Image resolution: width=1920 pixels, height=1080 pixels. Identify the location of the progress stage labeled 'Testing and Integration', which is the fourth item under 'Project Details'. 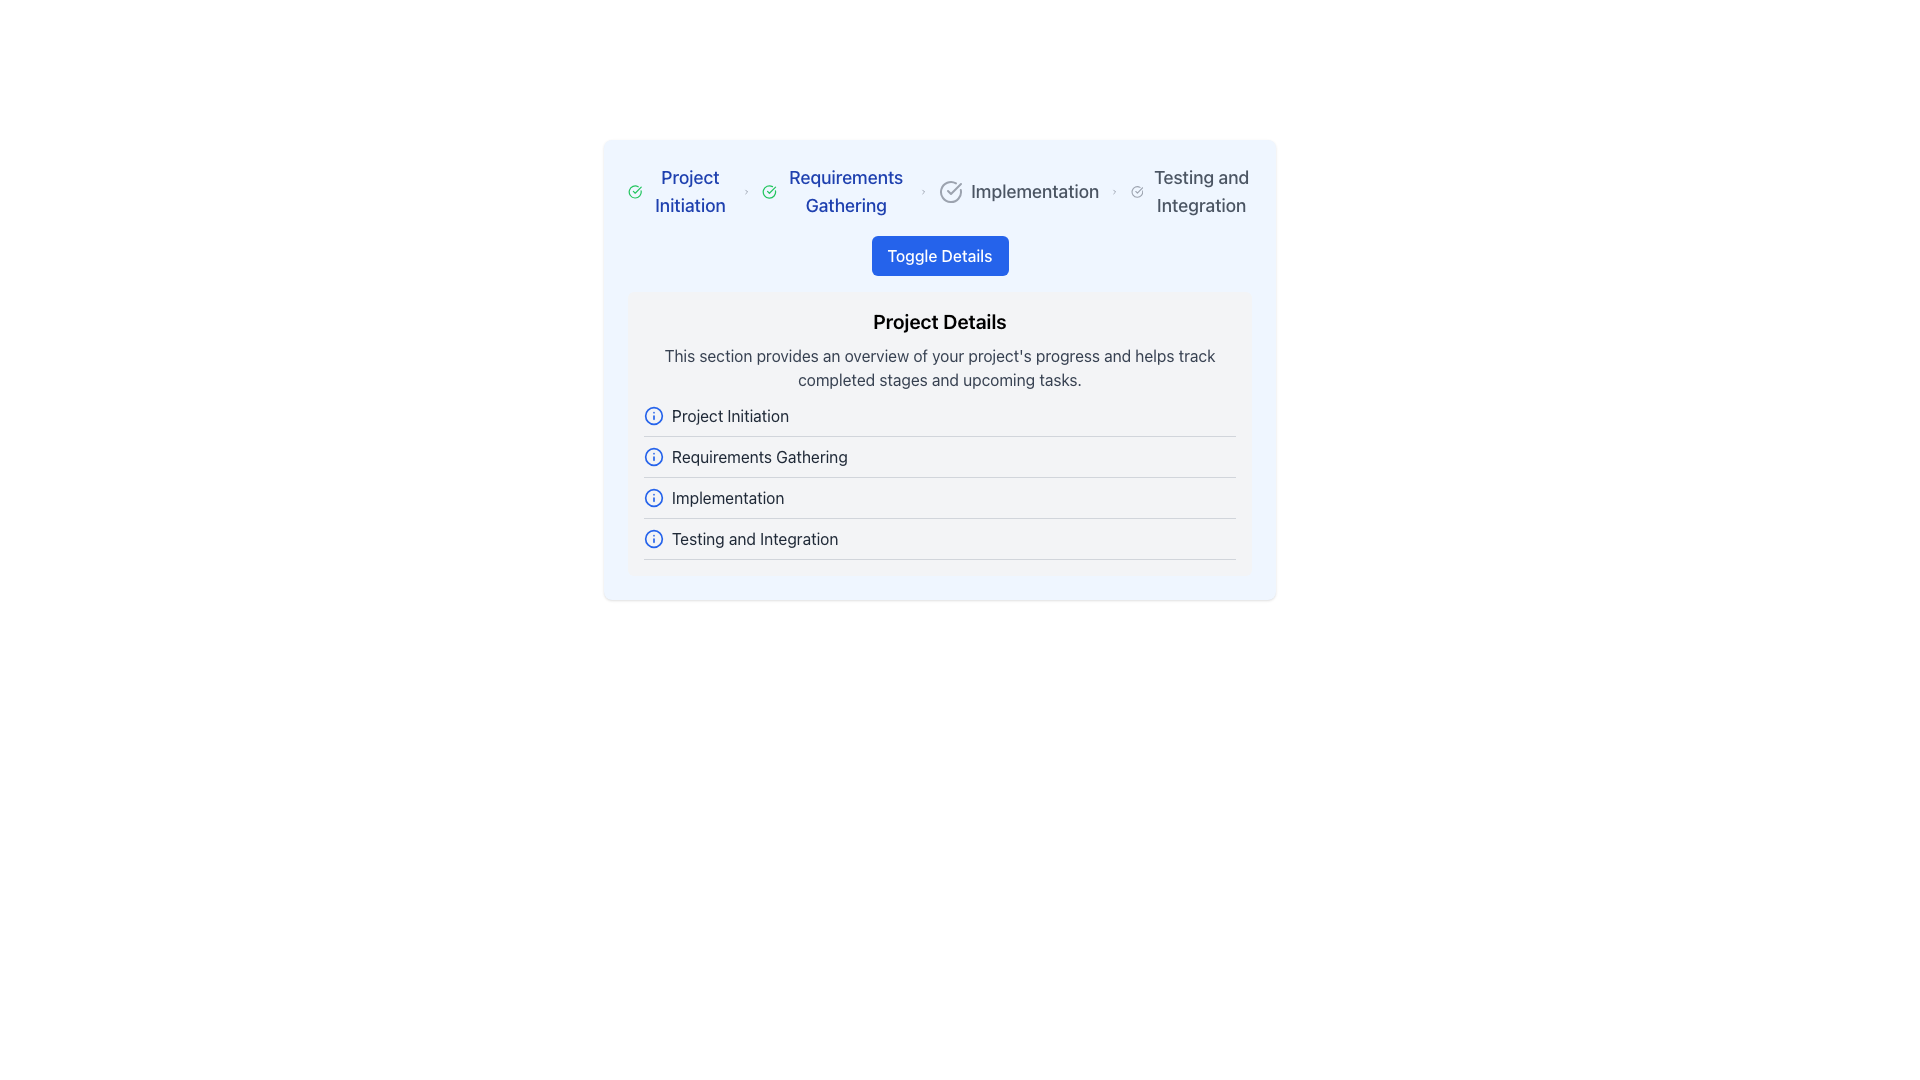
(939, 543).